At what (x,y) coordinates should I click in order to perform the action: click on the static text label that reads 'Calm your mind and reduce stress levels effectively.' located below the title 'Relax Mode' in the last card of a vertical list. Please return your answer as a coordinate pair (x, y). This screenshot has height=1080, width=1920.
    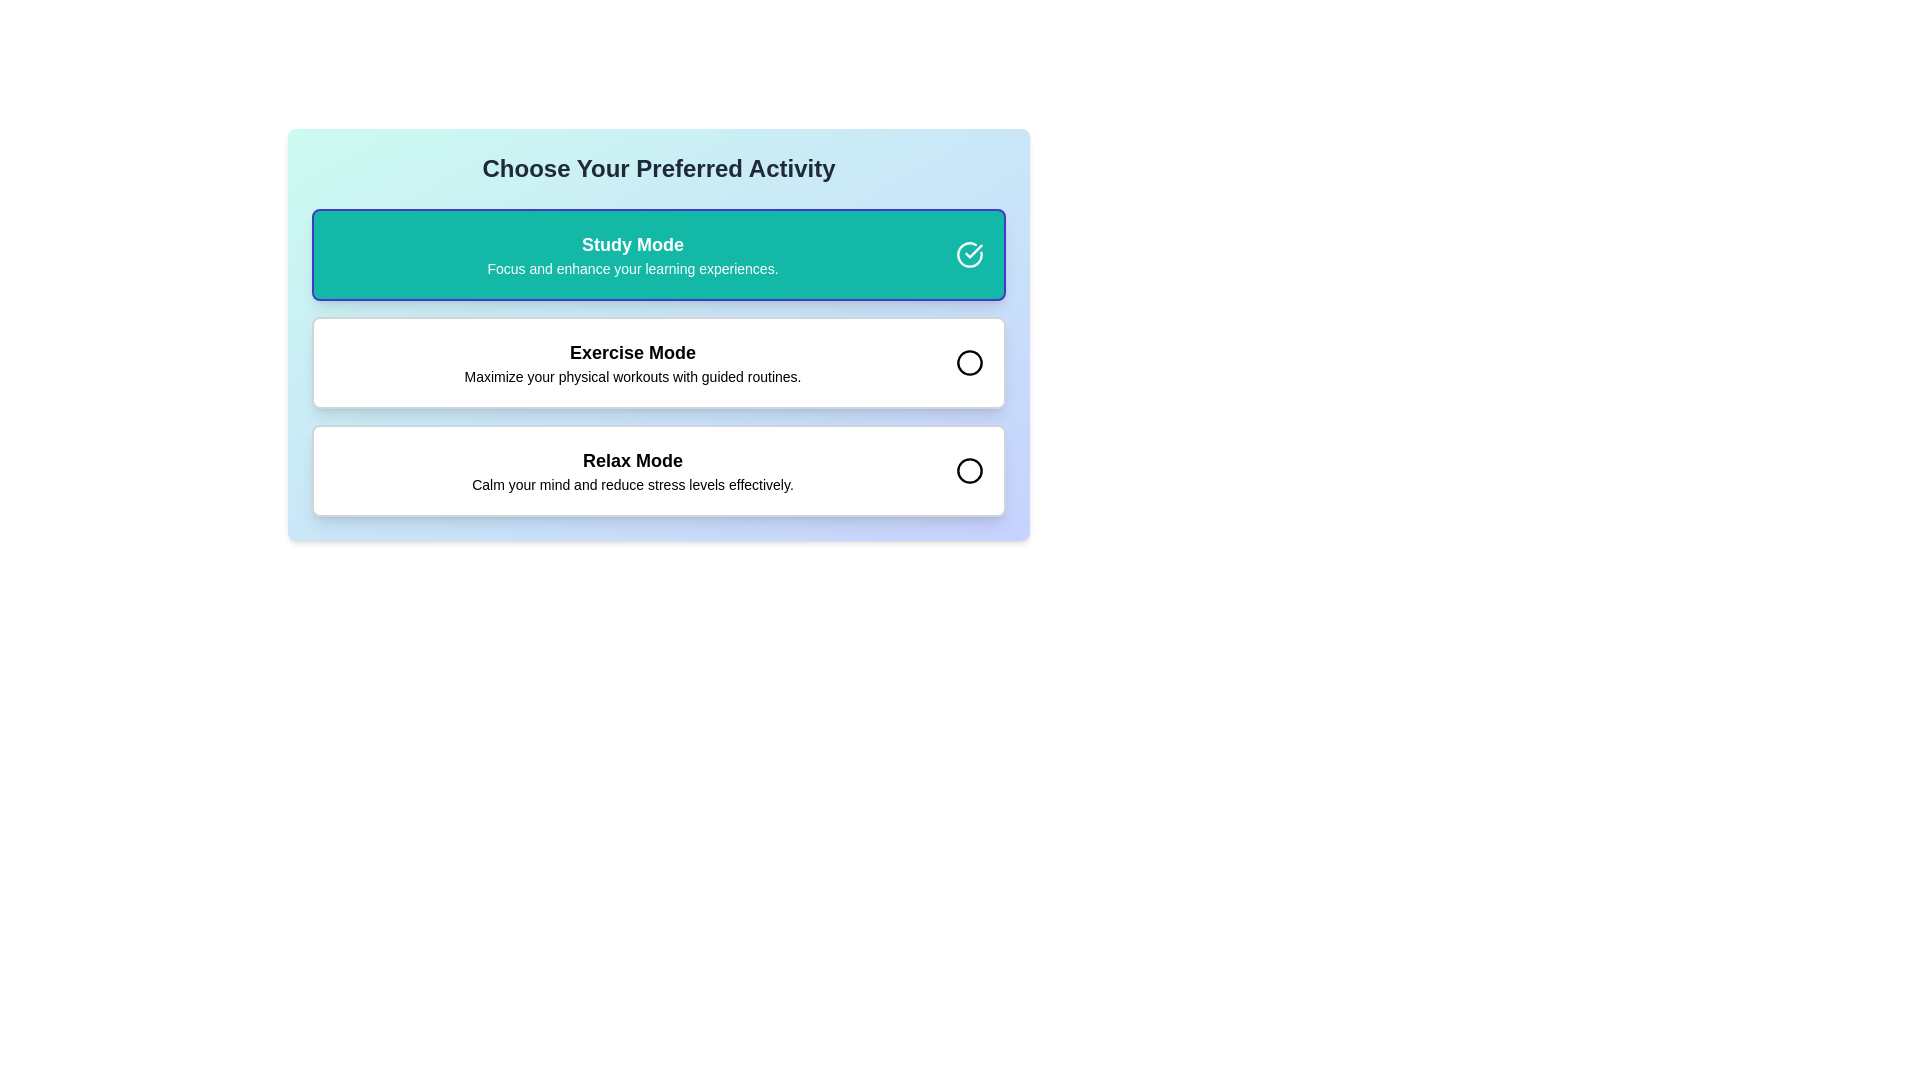
    Looking at the image, I should click on (632, 485).